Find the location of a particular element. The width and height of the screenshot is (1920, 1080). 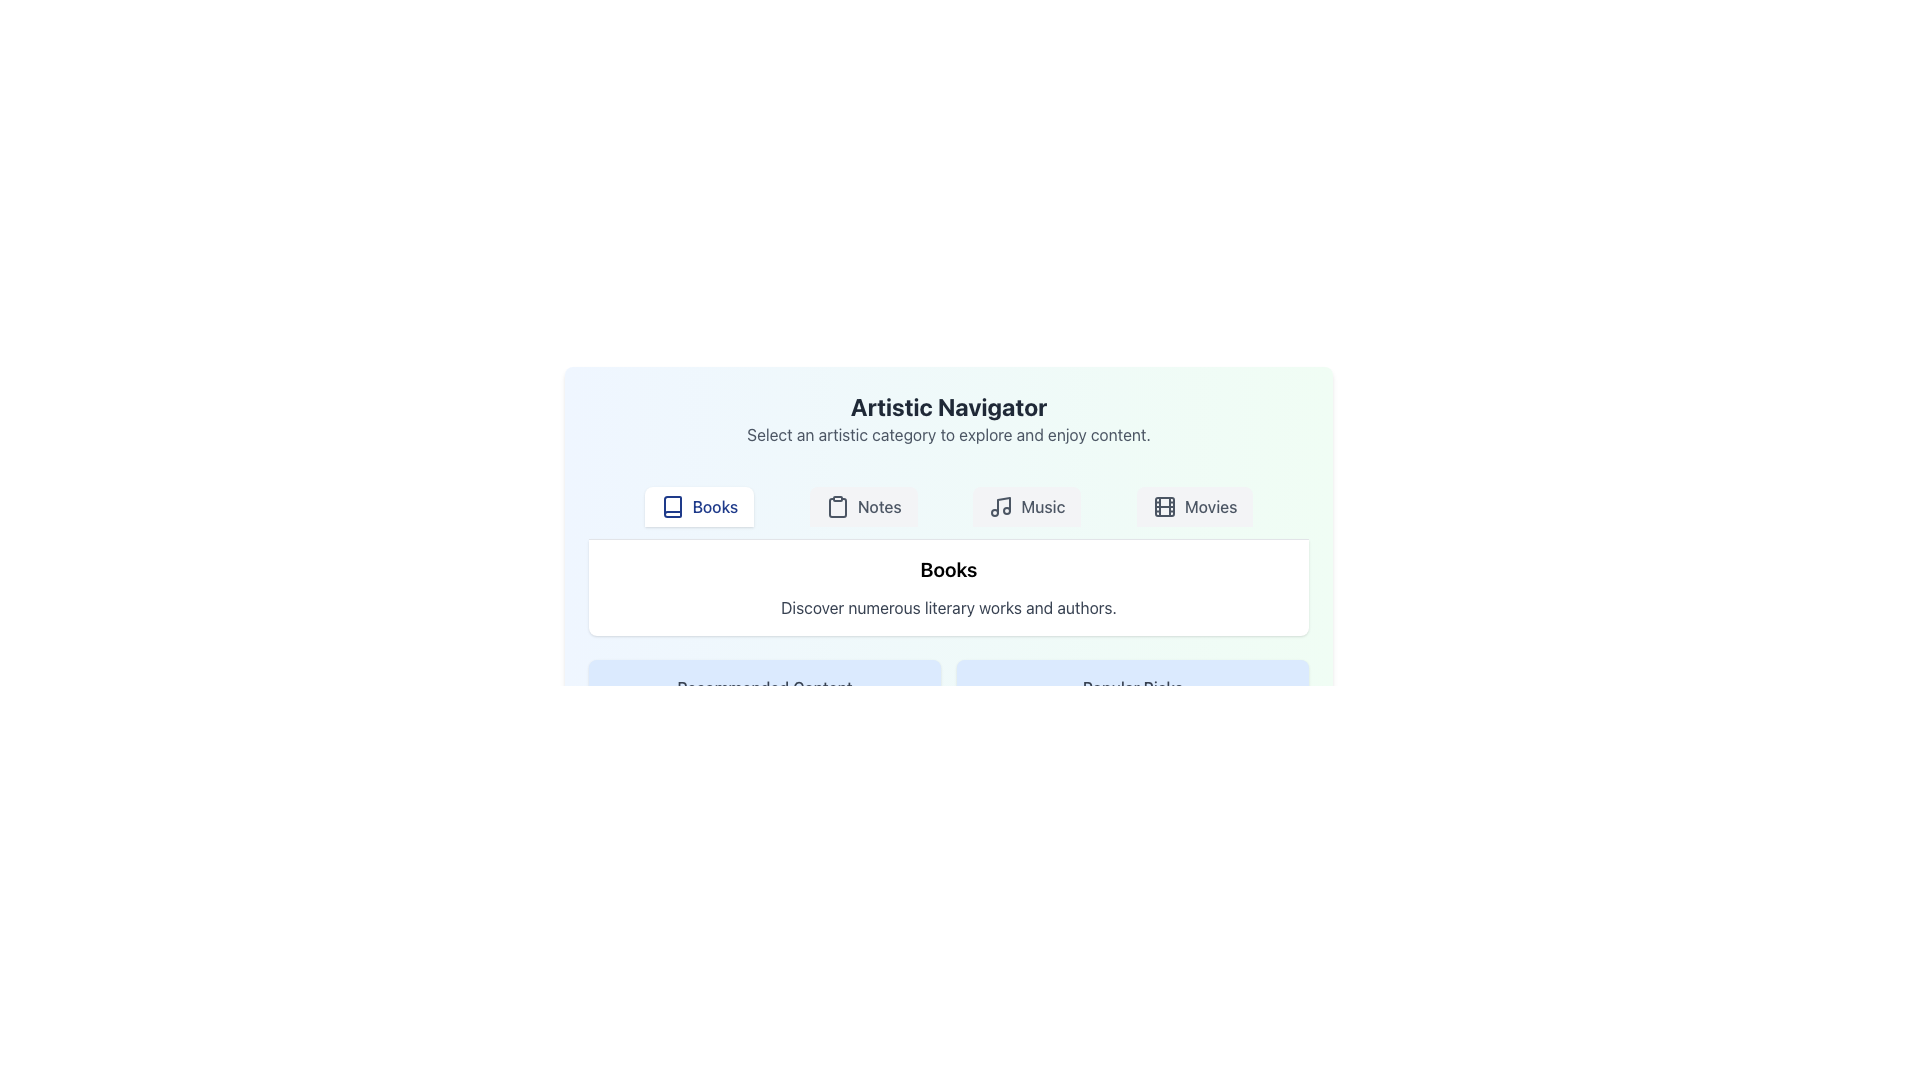

the static text that reads 'Select an artistic category is located at coordinates (948, 434).